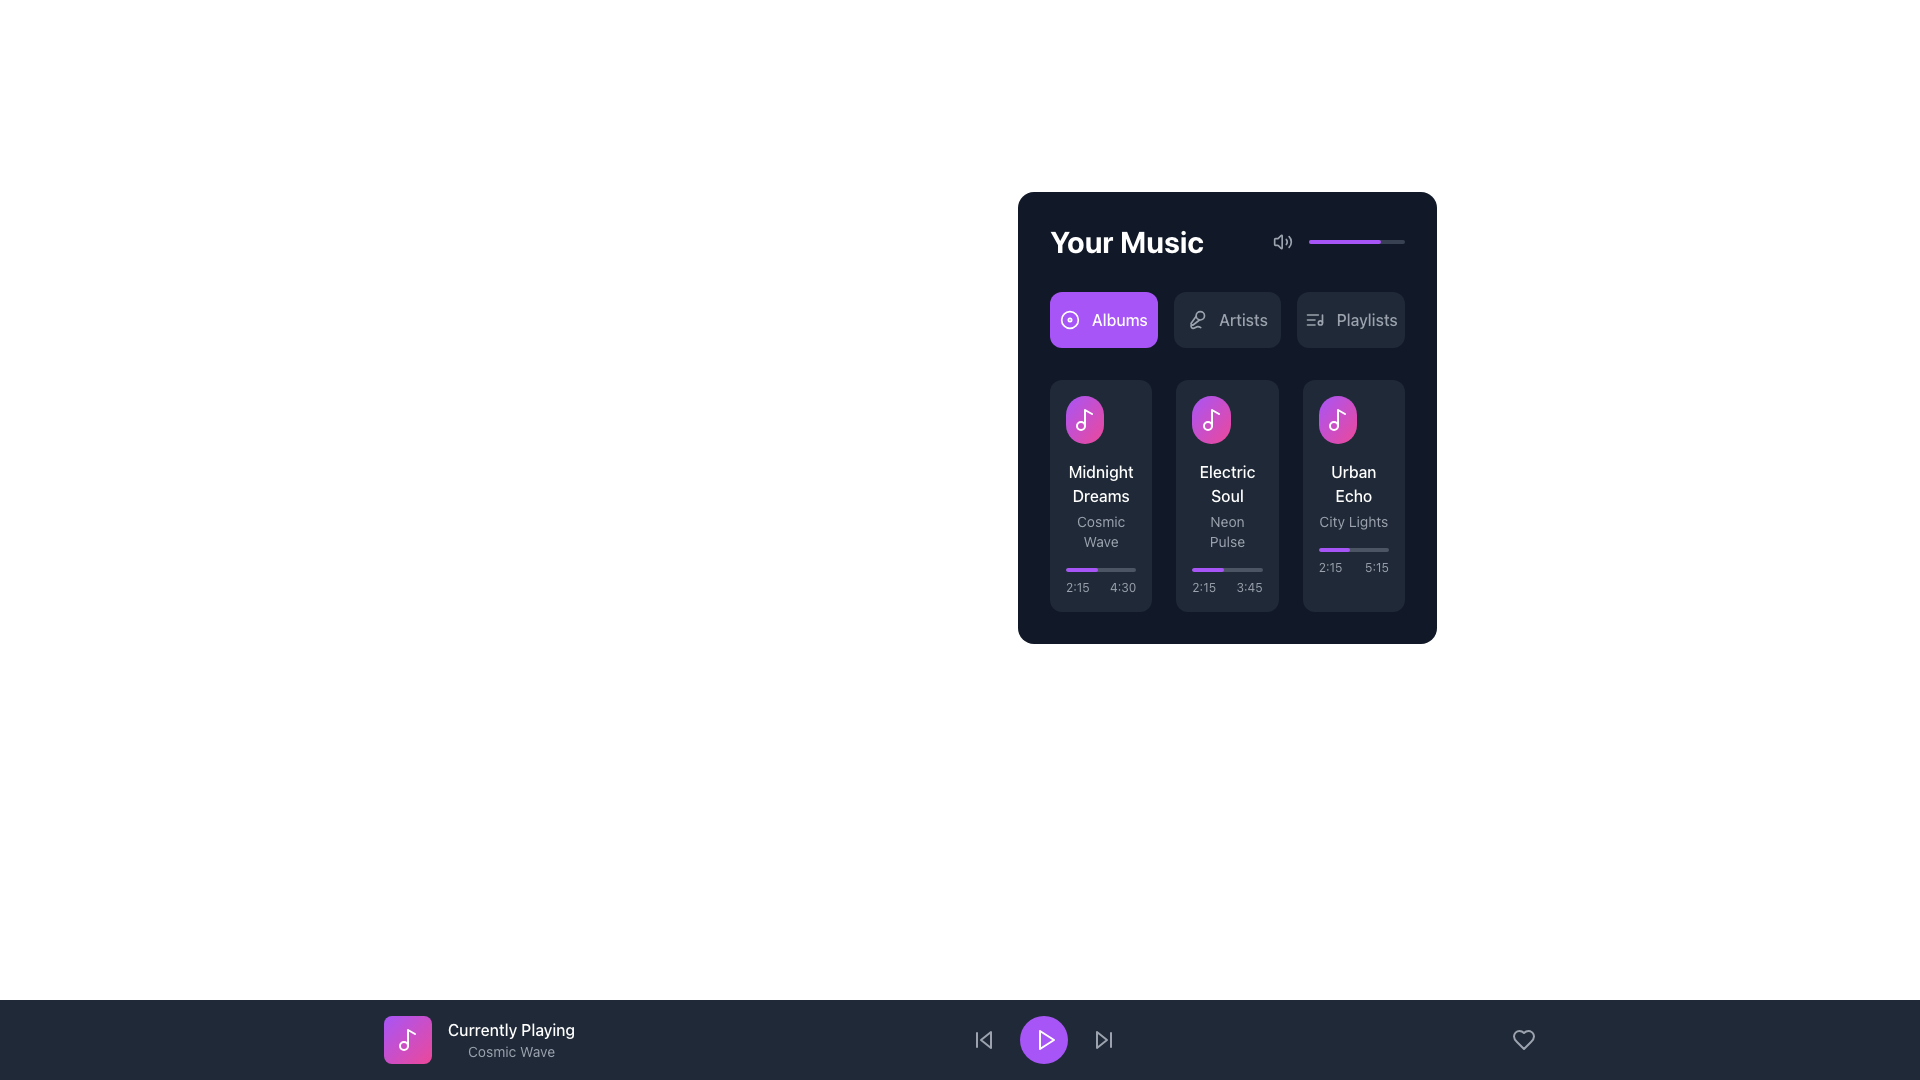 This screenshot has height=1080, width=1920. I want to click on small music icon depicted as a musical note with a circular base, located in the top-left area of the main content section, above the text 'Midnight Dreams.', so click(1084, 419).